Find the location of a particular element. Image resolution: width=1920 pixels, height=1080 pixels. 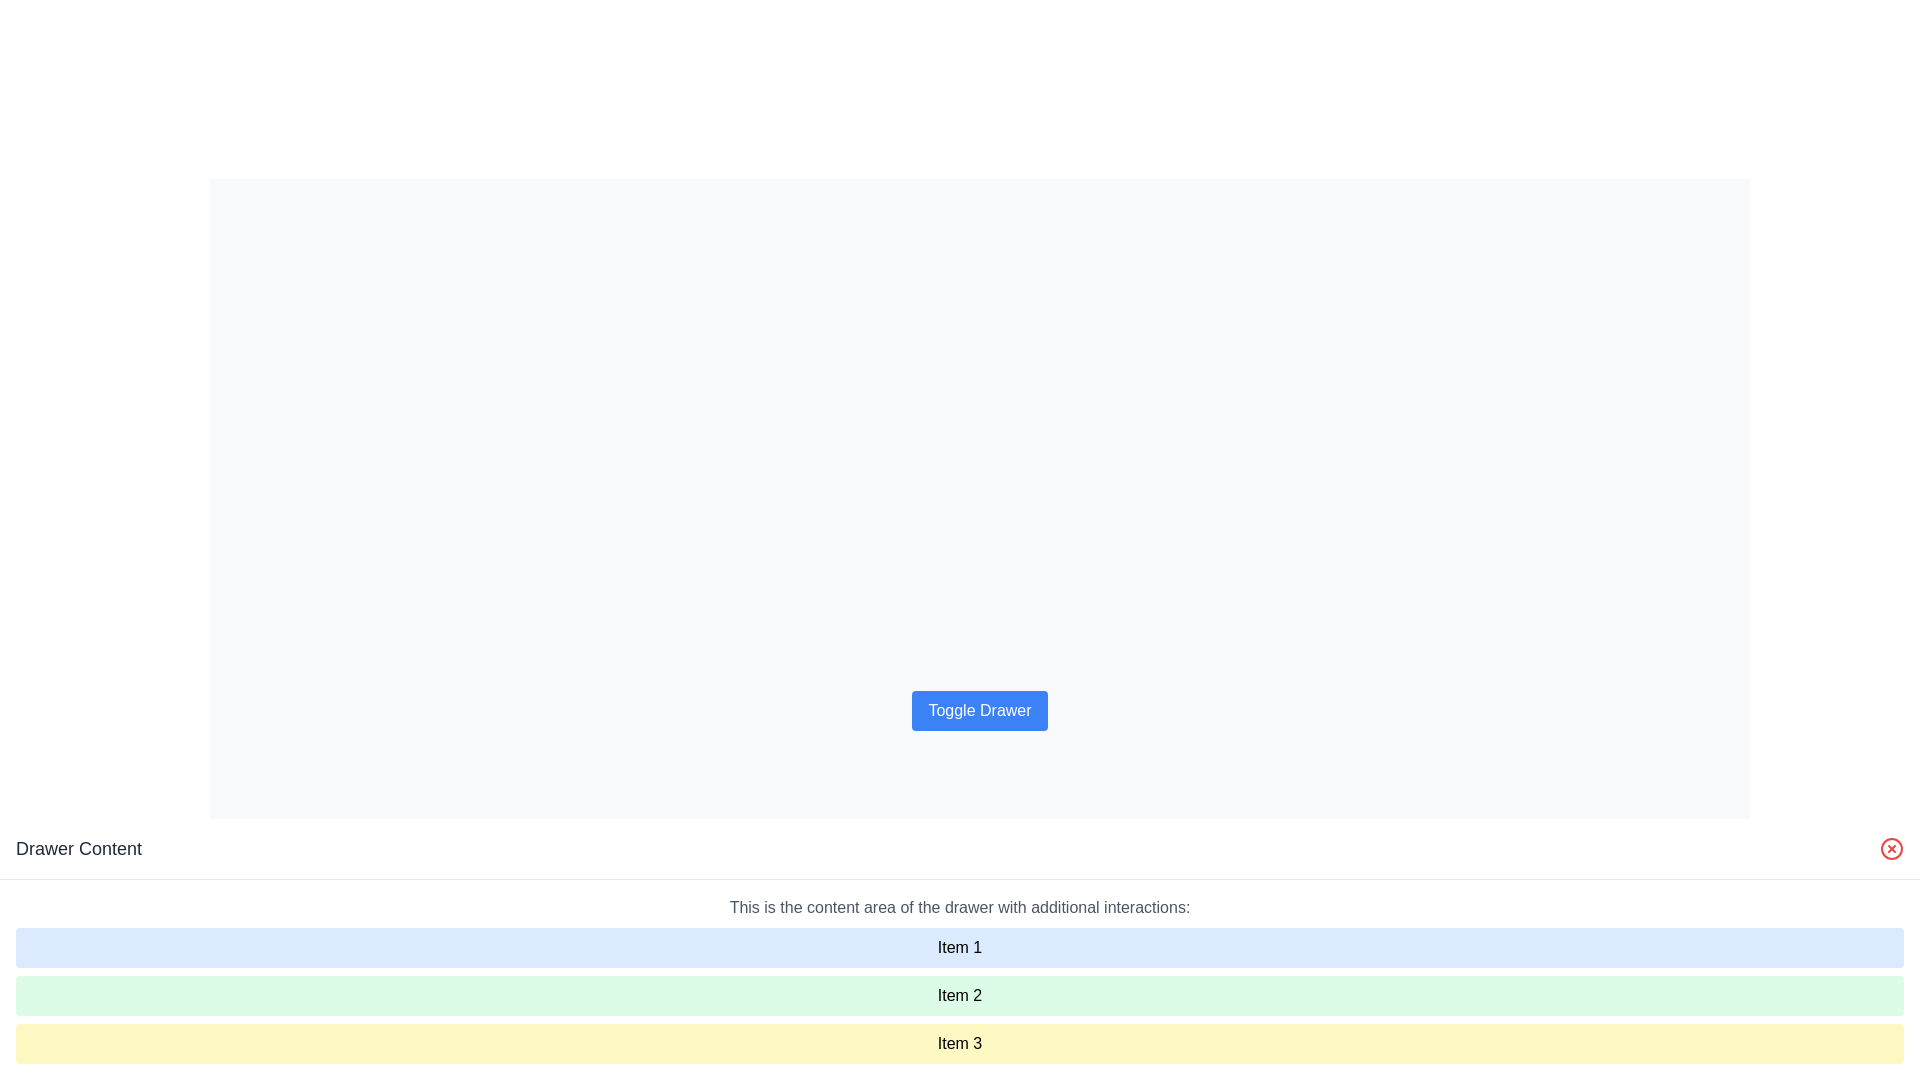

the toggle button positioned above the 'Drawer Content' section is located at coordinates (979, 709).